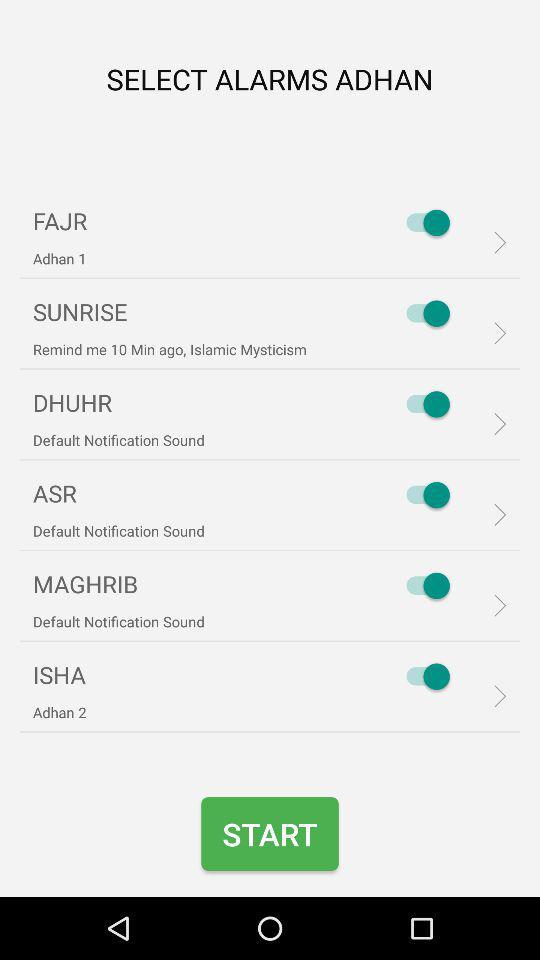 The image size is (540, 960). Describe the element at coordinates (422, 676) in the screenshot. I see `isha option` at that location.